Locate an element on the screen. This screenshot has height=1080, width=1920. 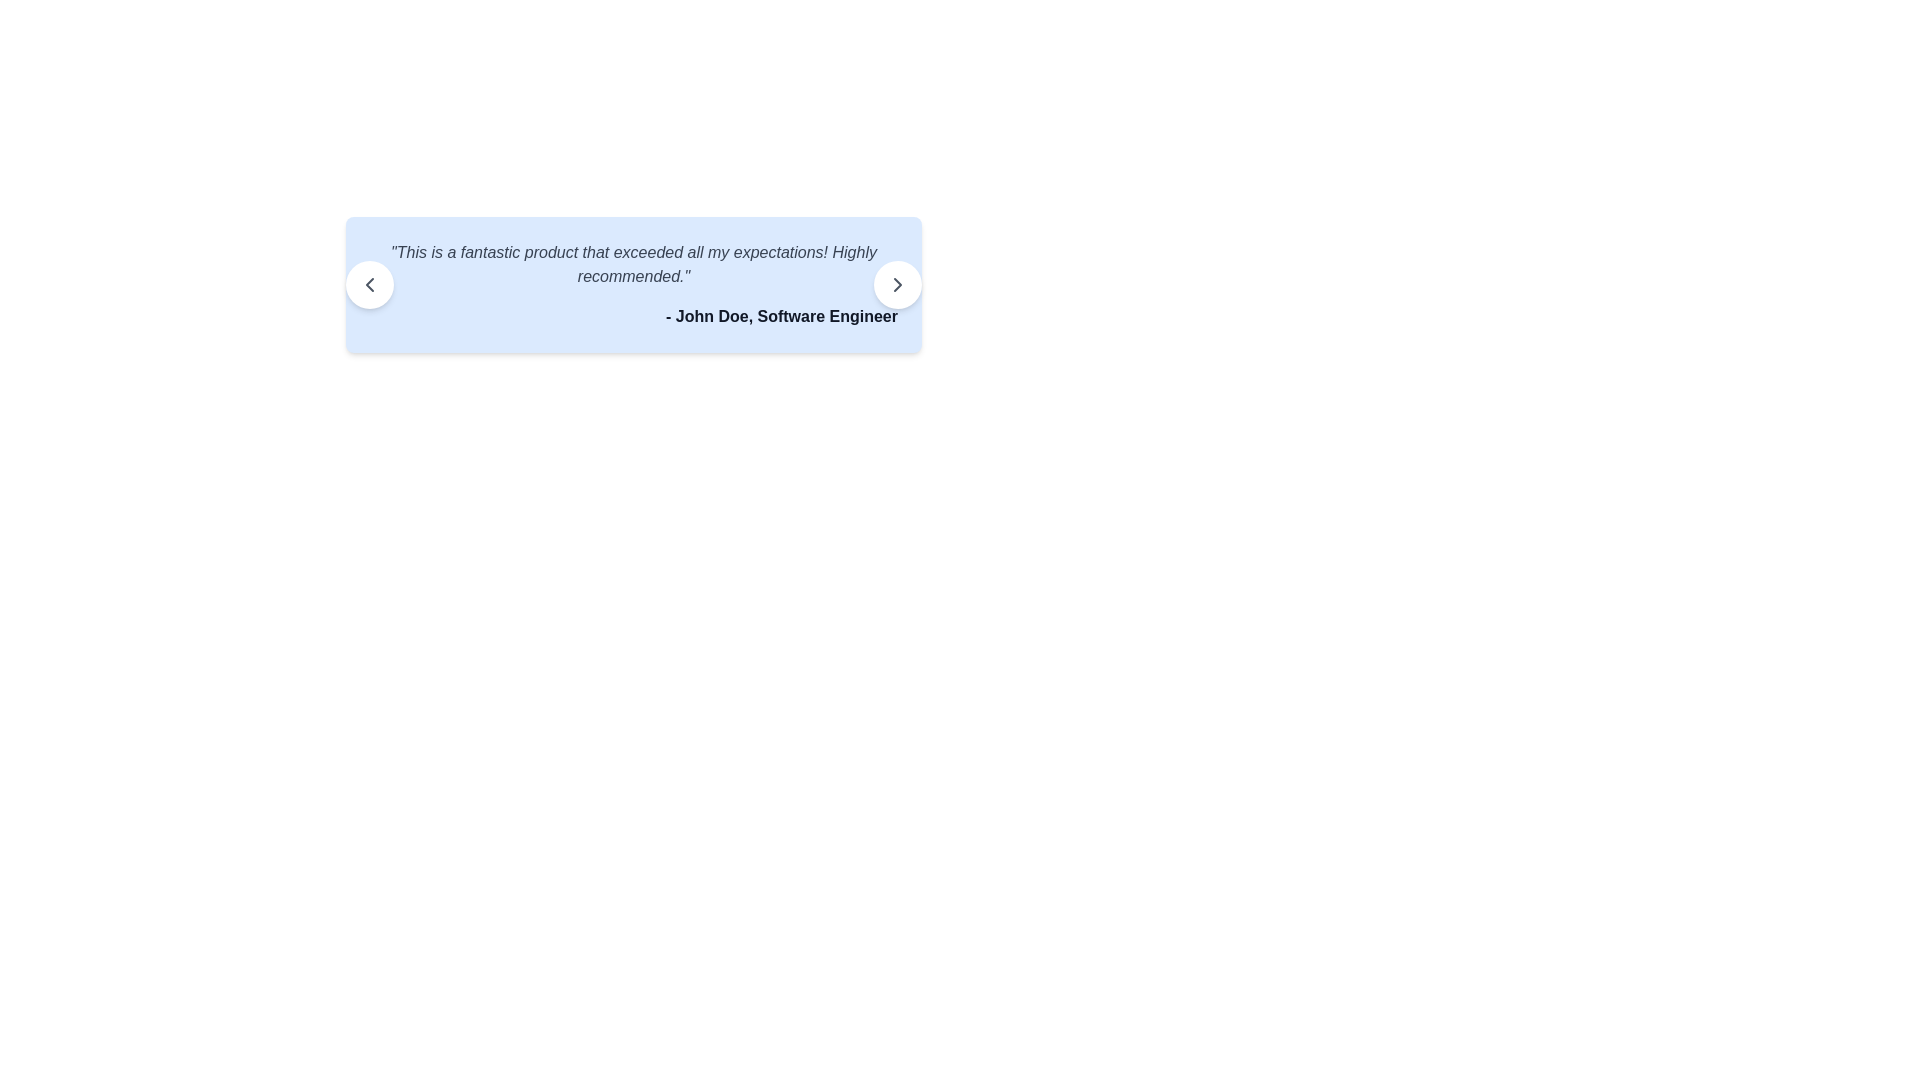
the navigational button on the left side of the testimonial box is located at coordinates (369, 285).